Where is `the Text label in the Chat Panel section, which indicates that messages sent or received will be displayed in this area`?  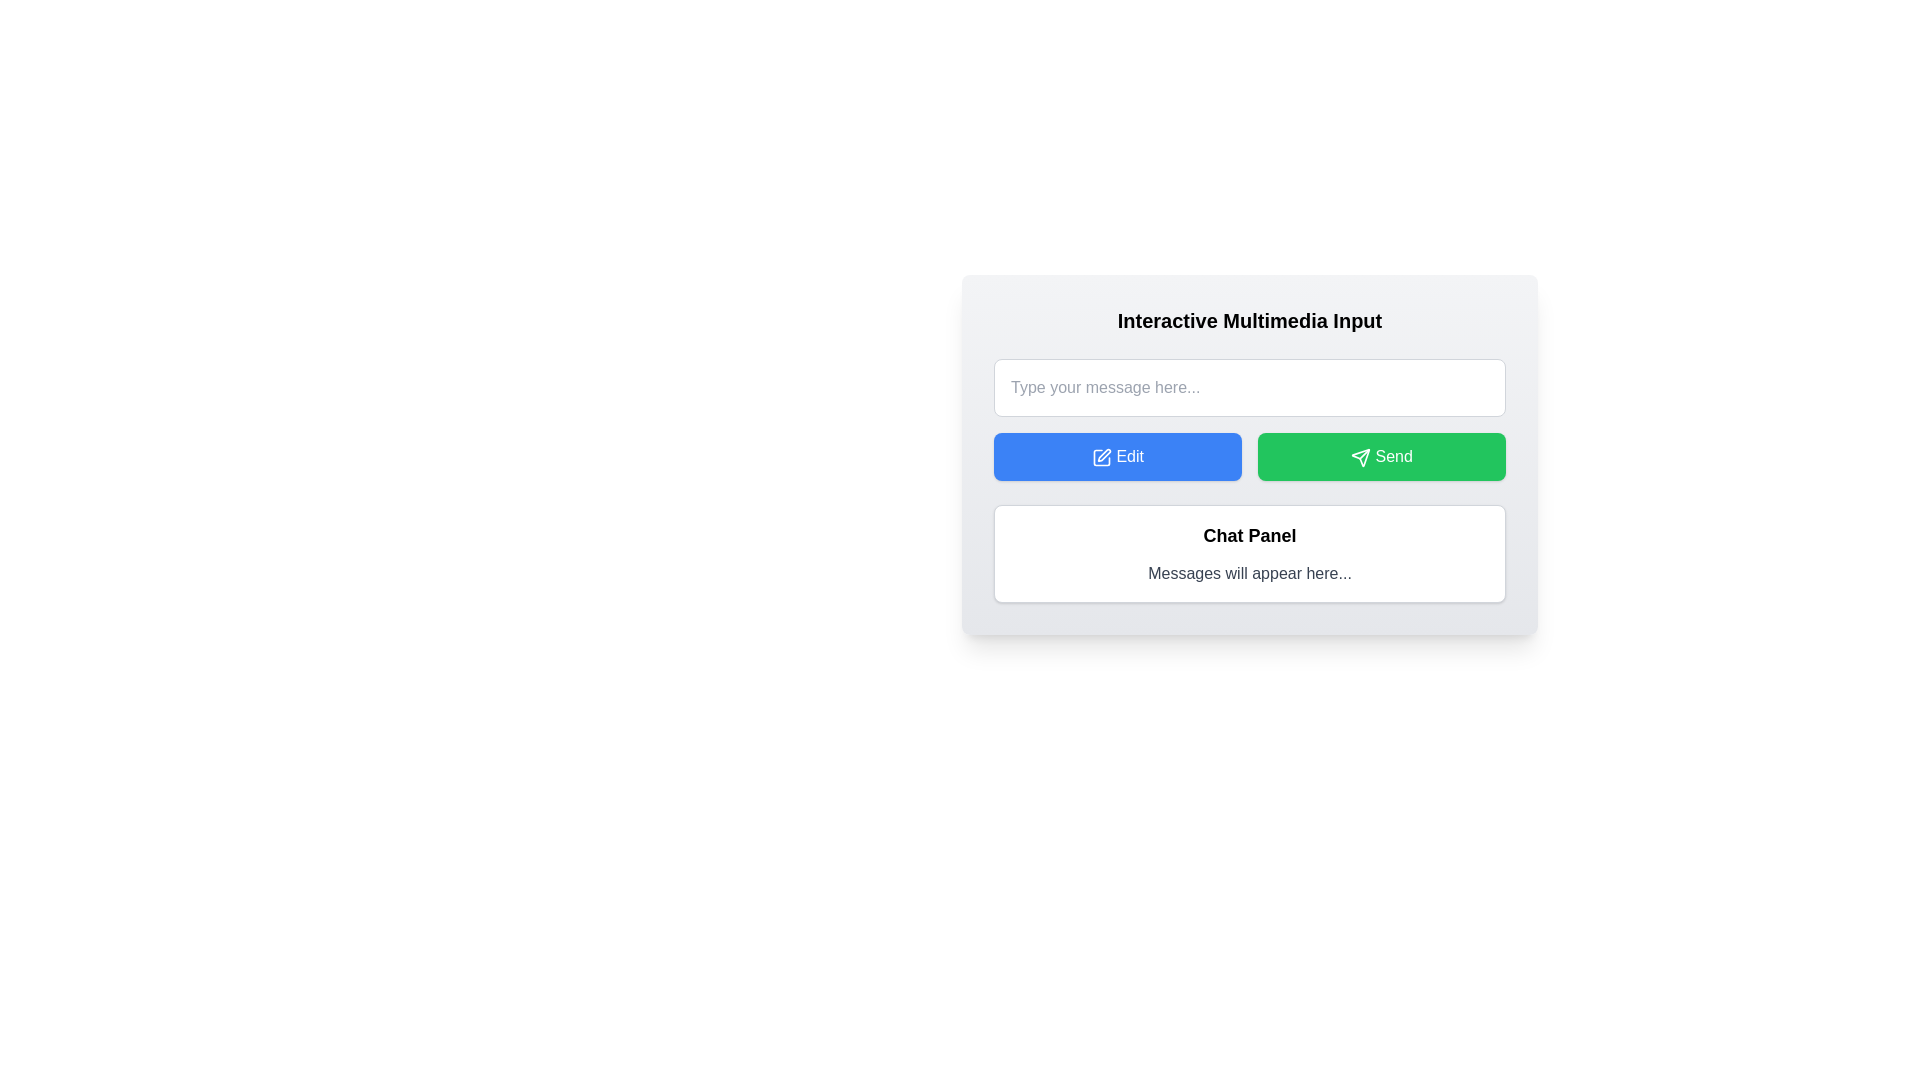
the Text label in the Chat Panel section, which indicates that messages sent or received will be displayed in this area is located at coordinates (1248, 574).